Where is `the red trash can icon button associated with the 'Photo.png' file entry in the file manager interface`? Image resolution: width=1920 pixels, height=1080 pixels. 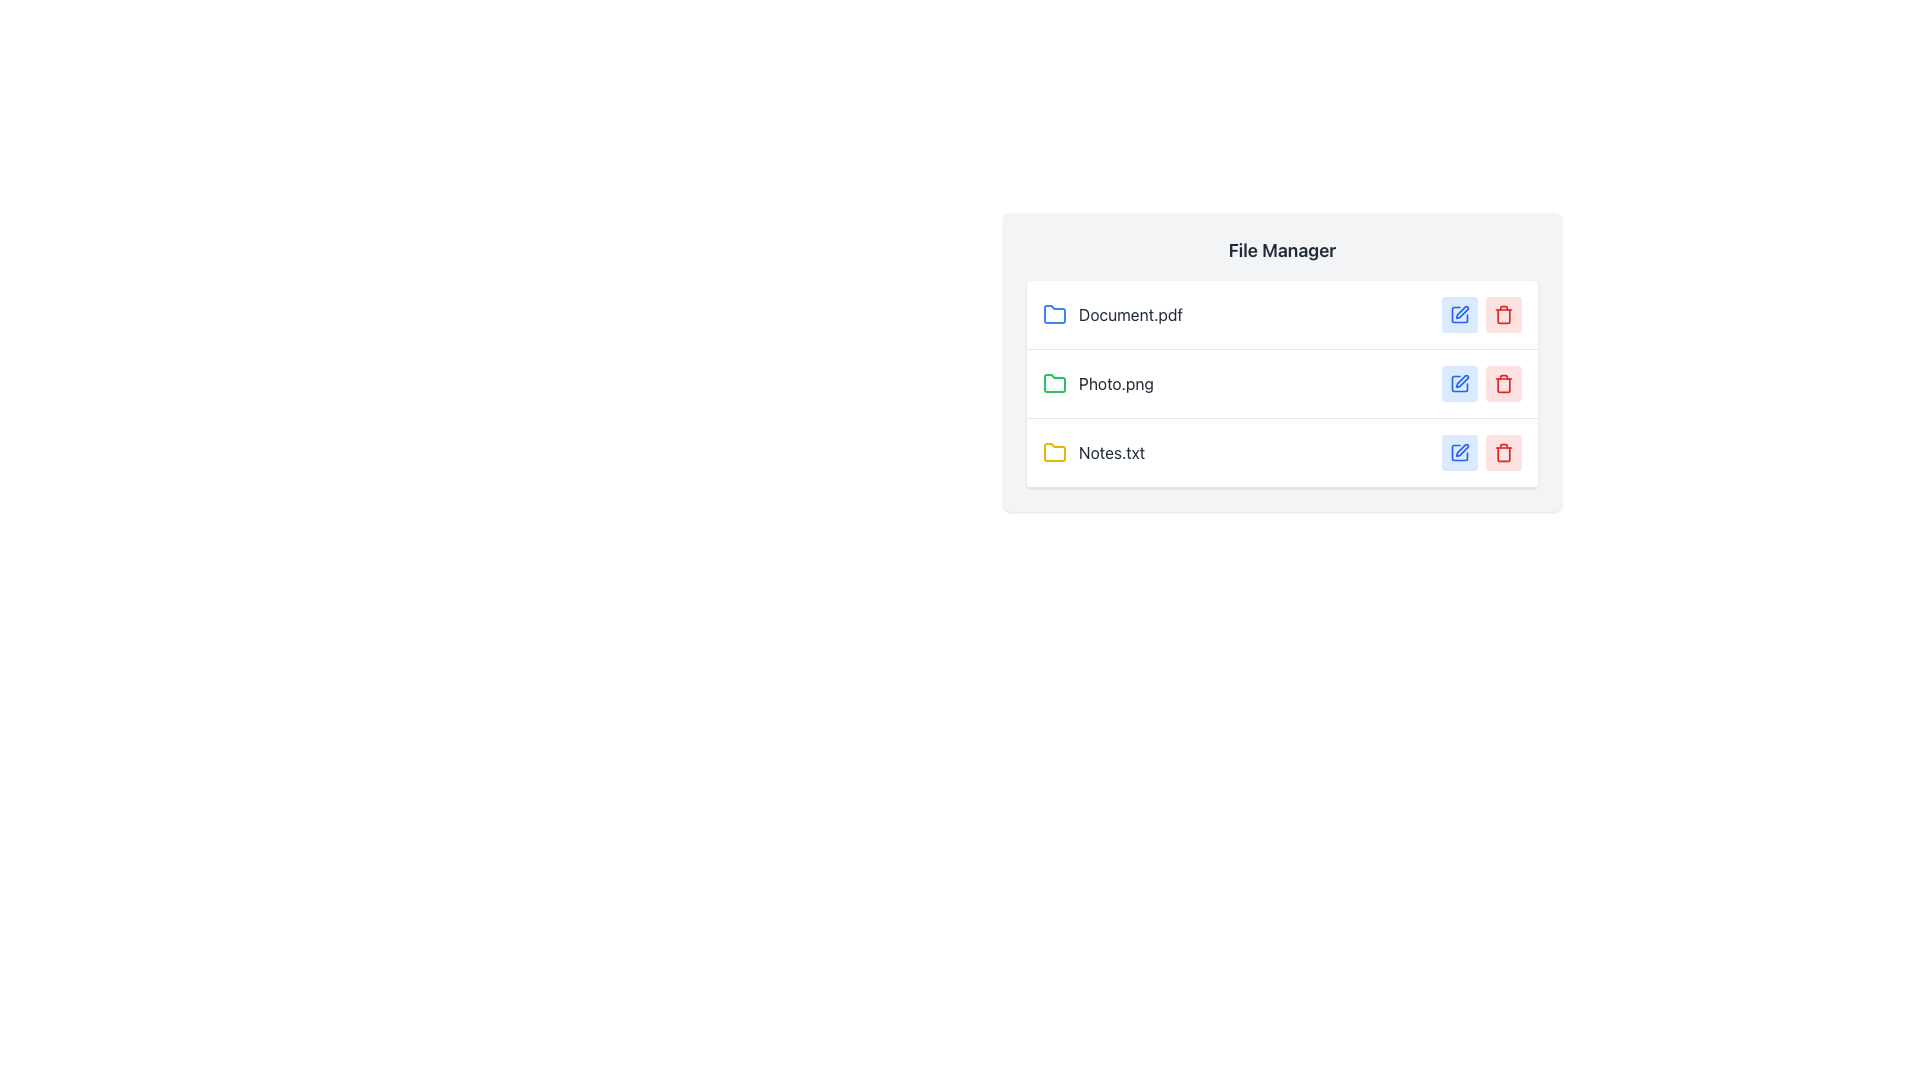 the red trash can icon button associated with the 'Photo.png' file entry in the file manager interface is located at coordinates (1503, 384).